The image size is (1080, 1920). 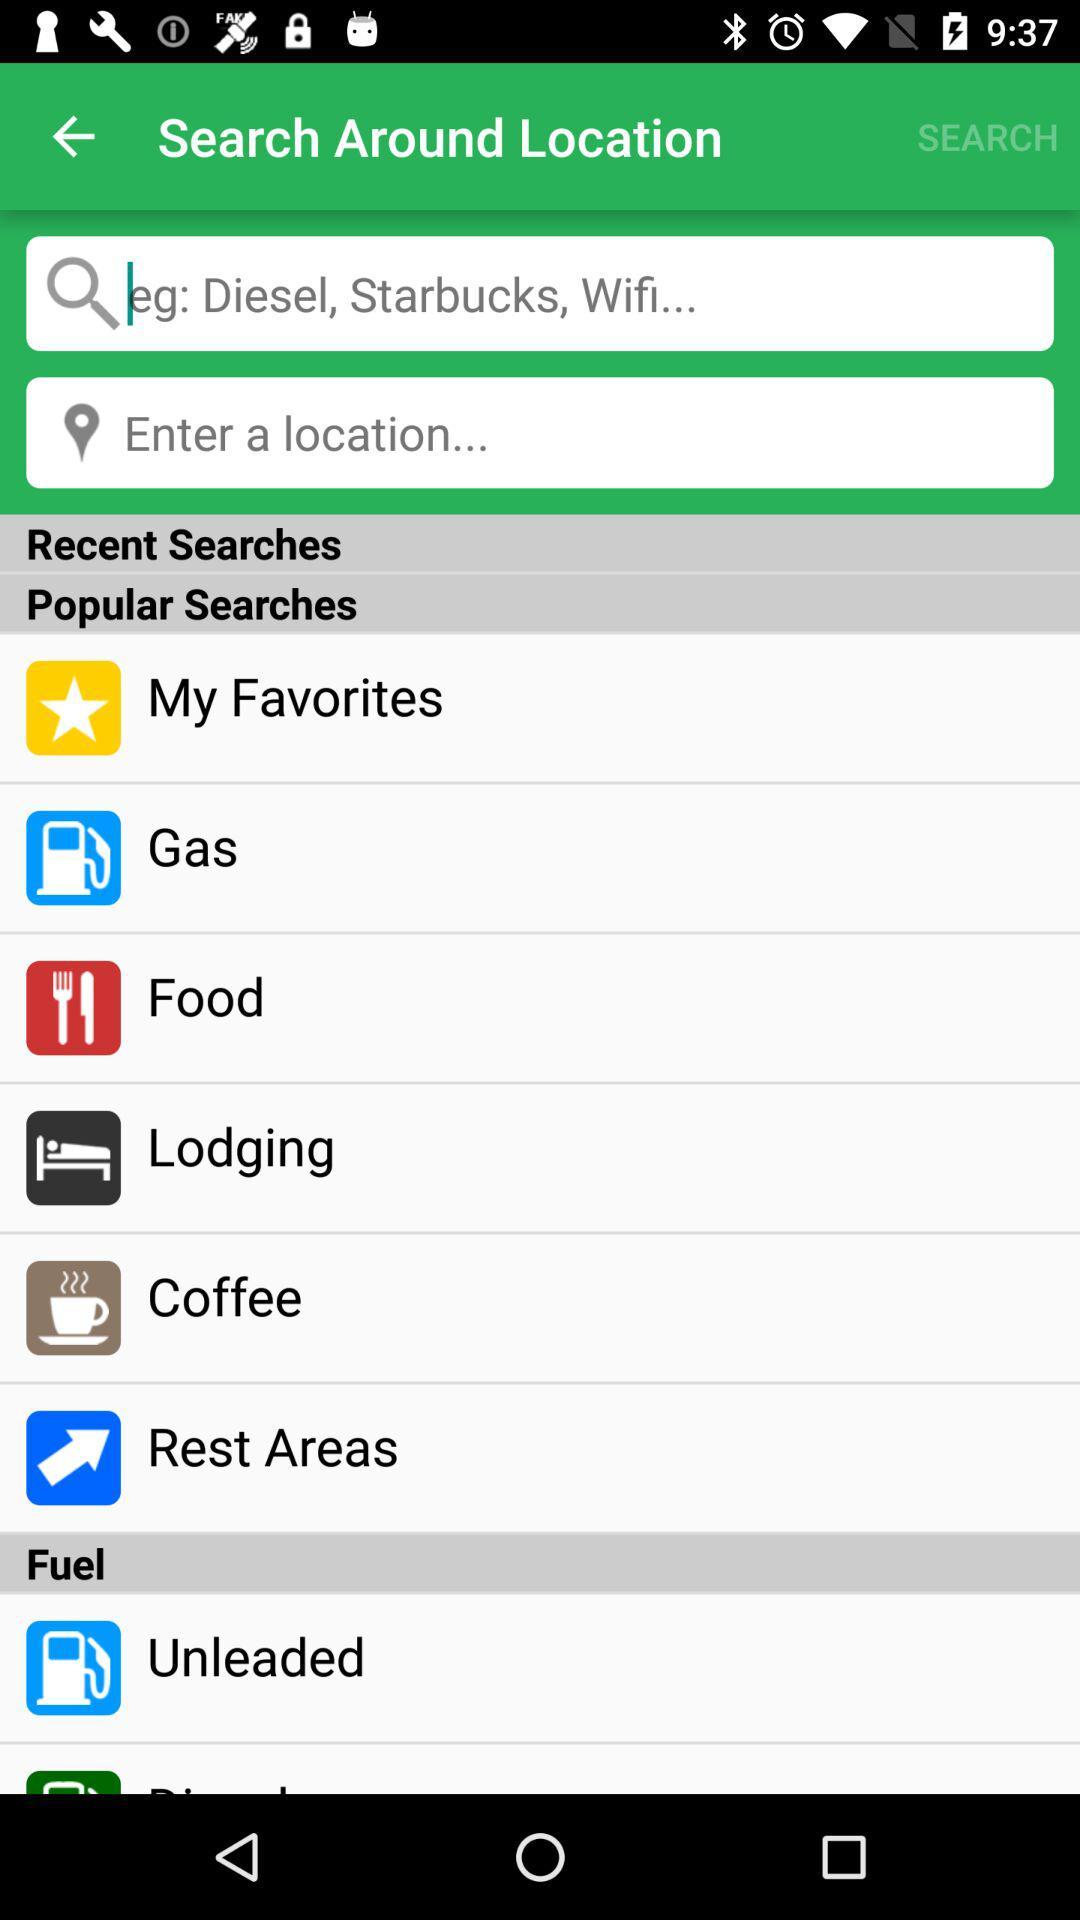 What do you see at coordinates (599, 1782) in the screenshot?
I see `the diesel icon` at bounding box center [599, 1782].